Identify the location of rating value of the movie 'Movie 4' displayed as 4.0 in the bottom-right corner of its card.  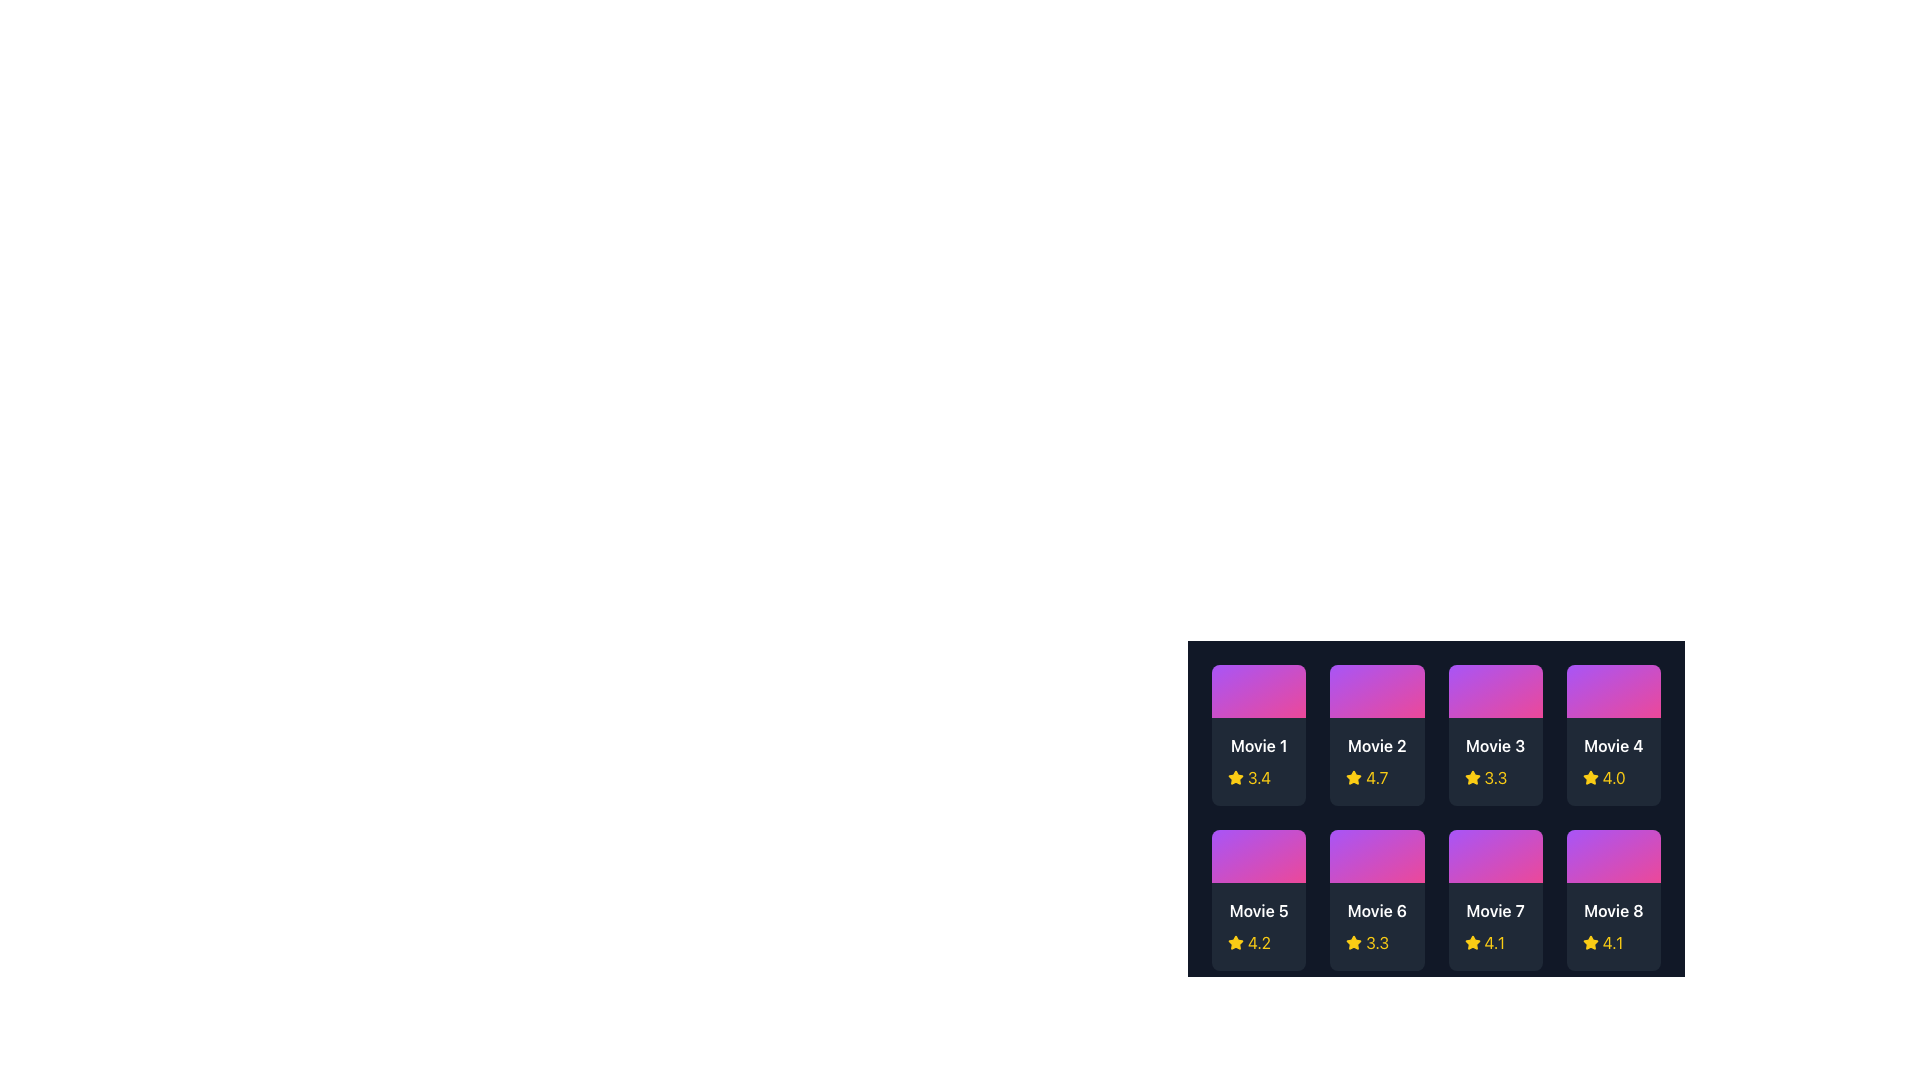
(1613, 777).